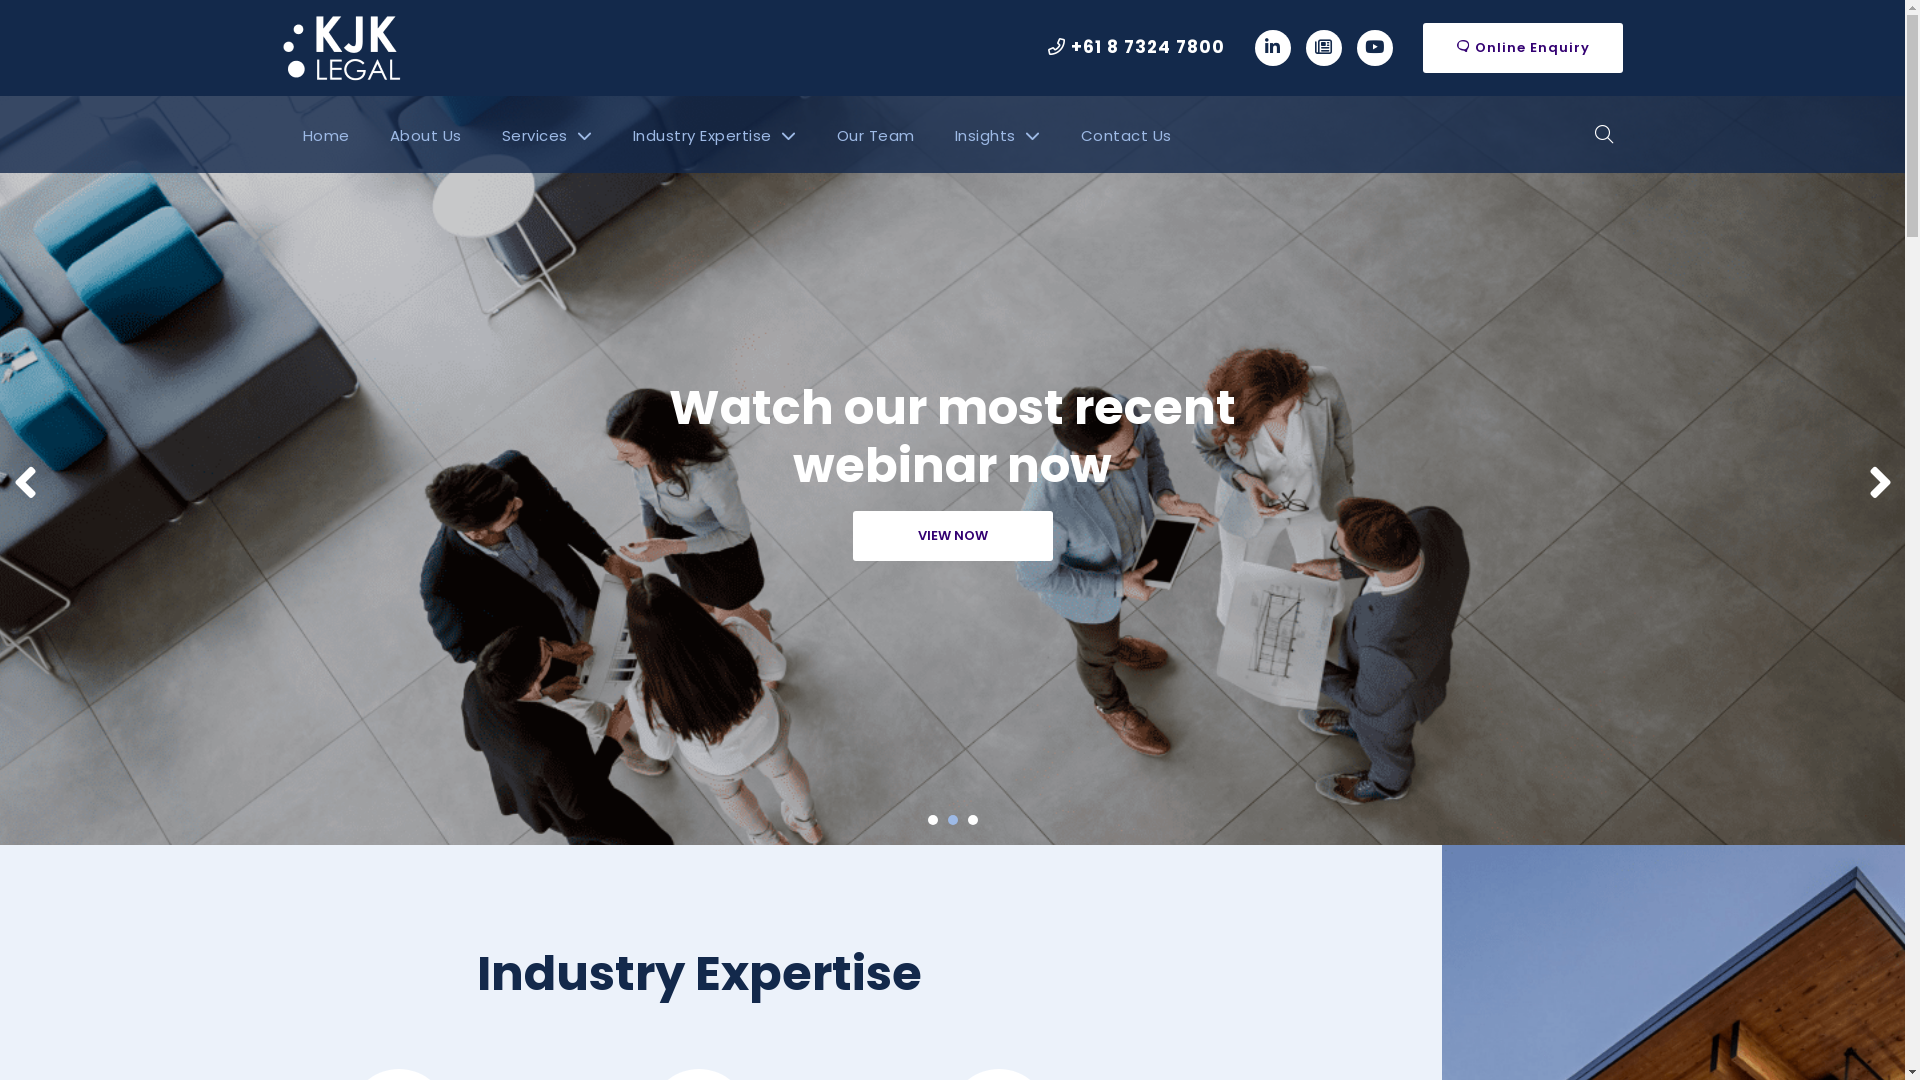 This screenshot has height=1080, width=1920. I want to click on '3', so click(973, 820).